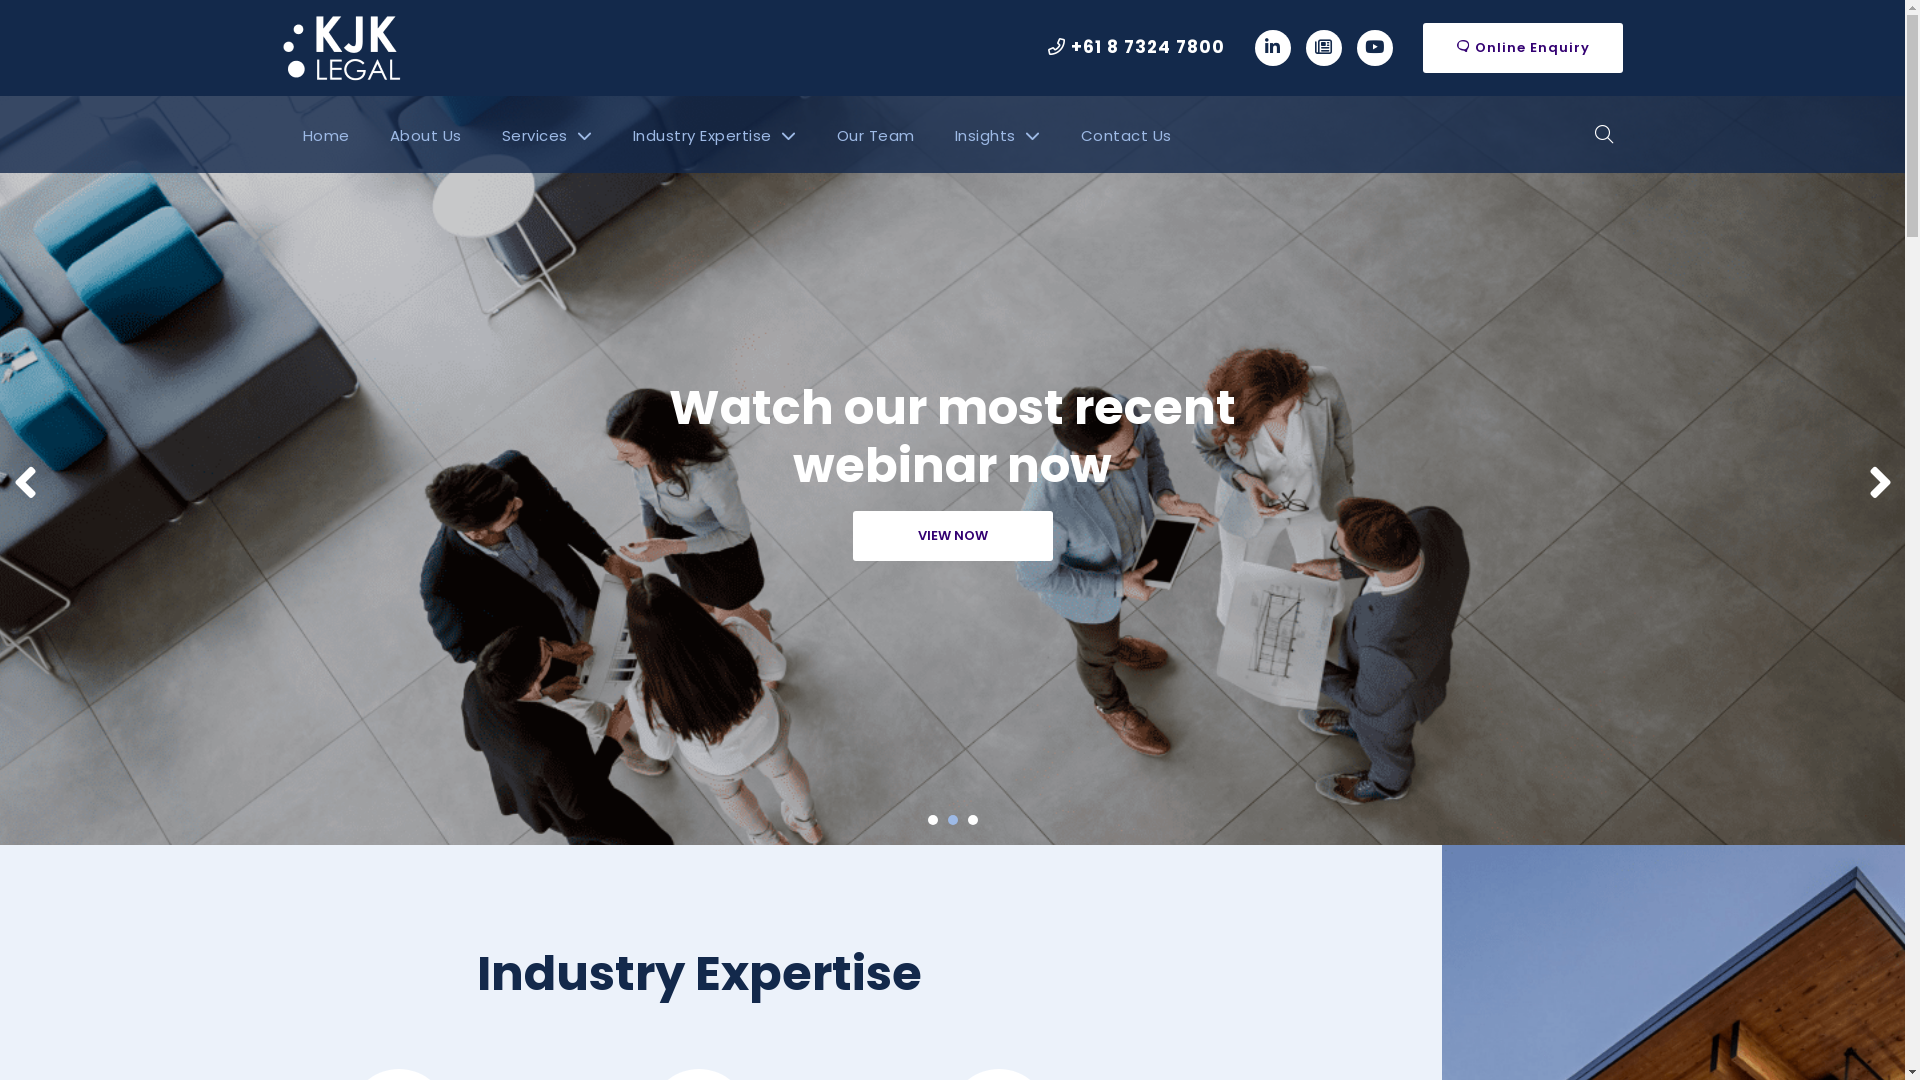 This screenshot has height=1080, width=1920. I want to click on '3', so click(973, 820).